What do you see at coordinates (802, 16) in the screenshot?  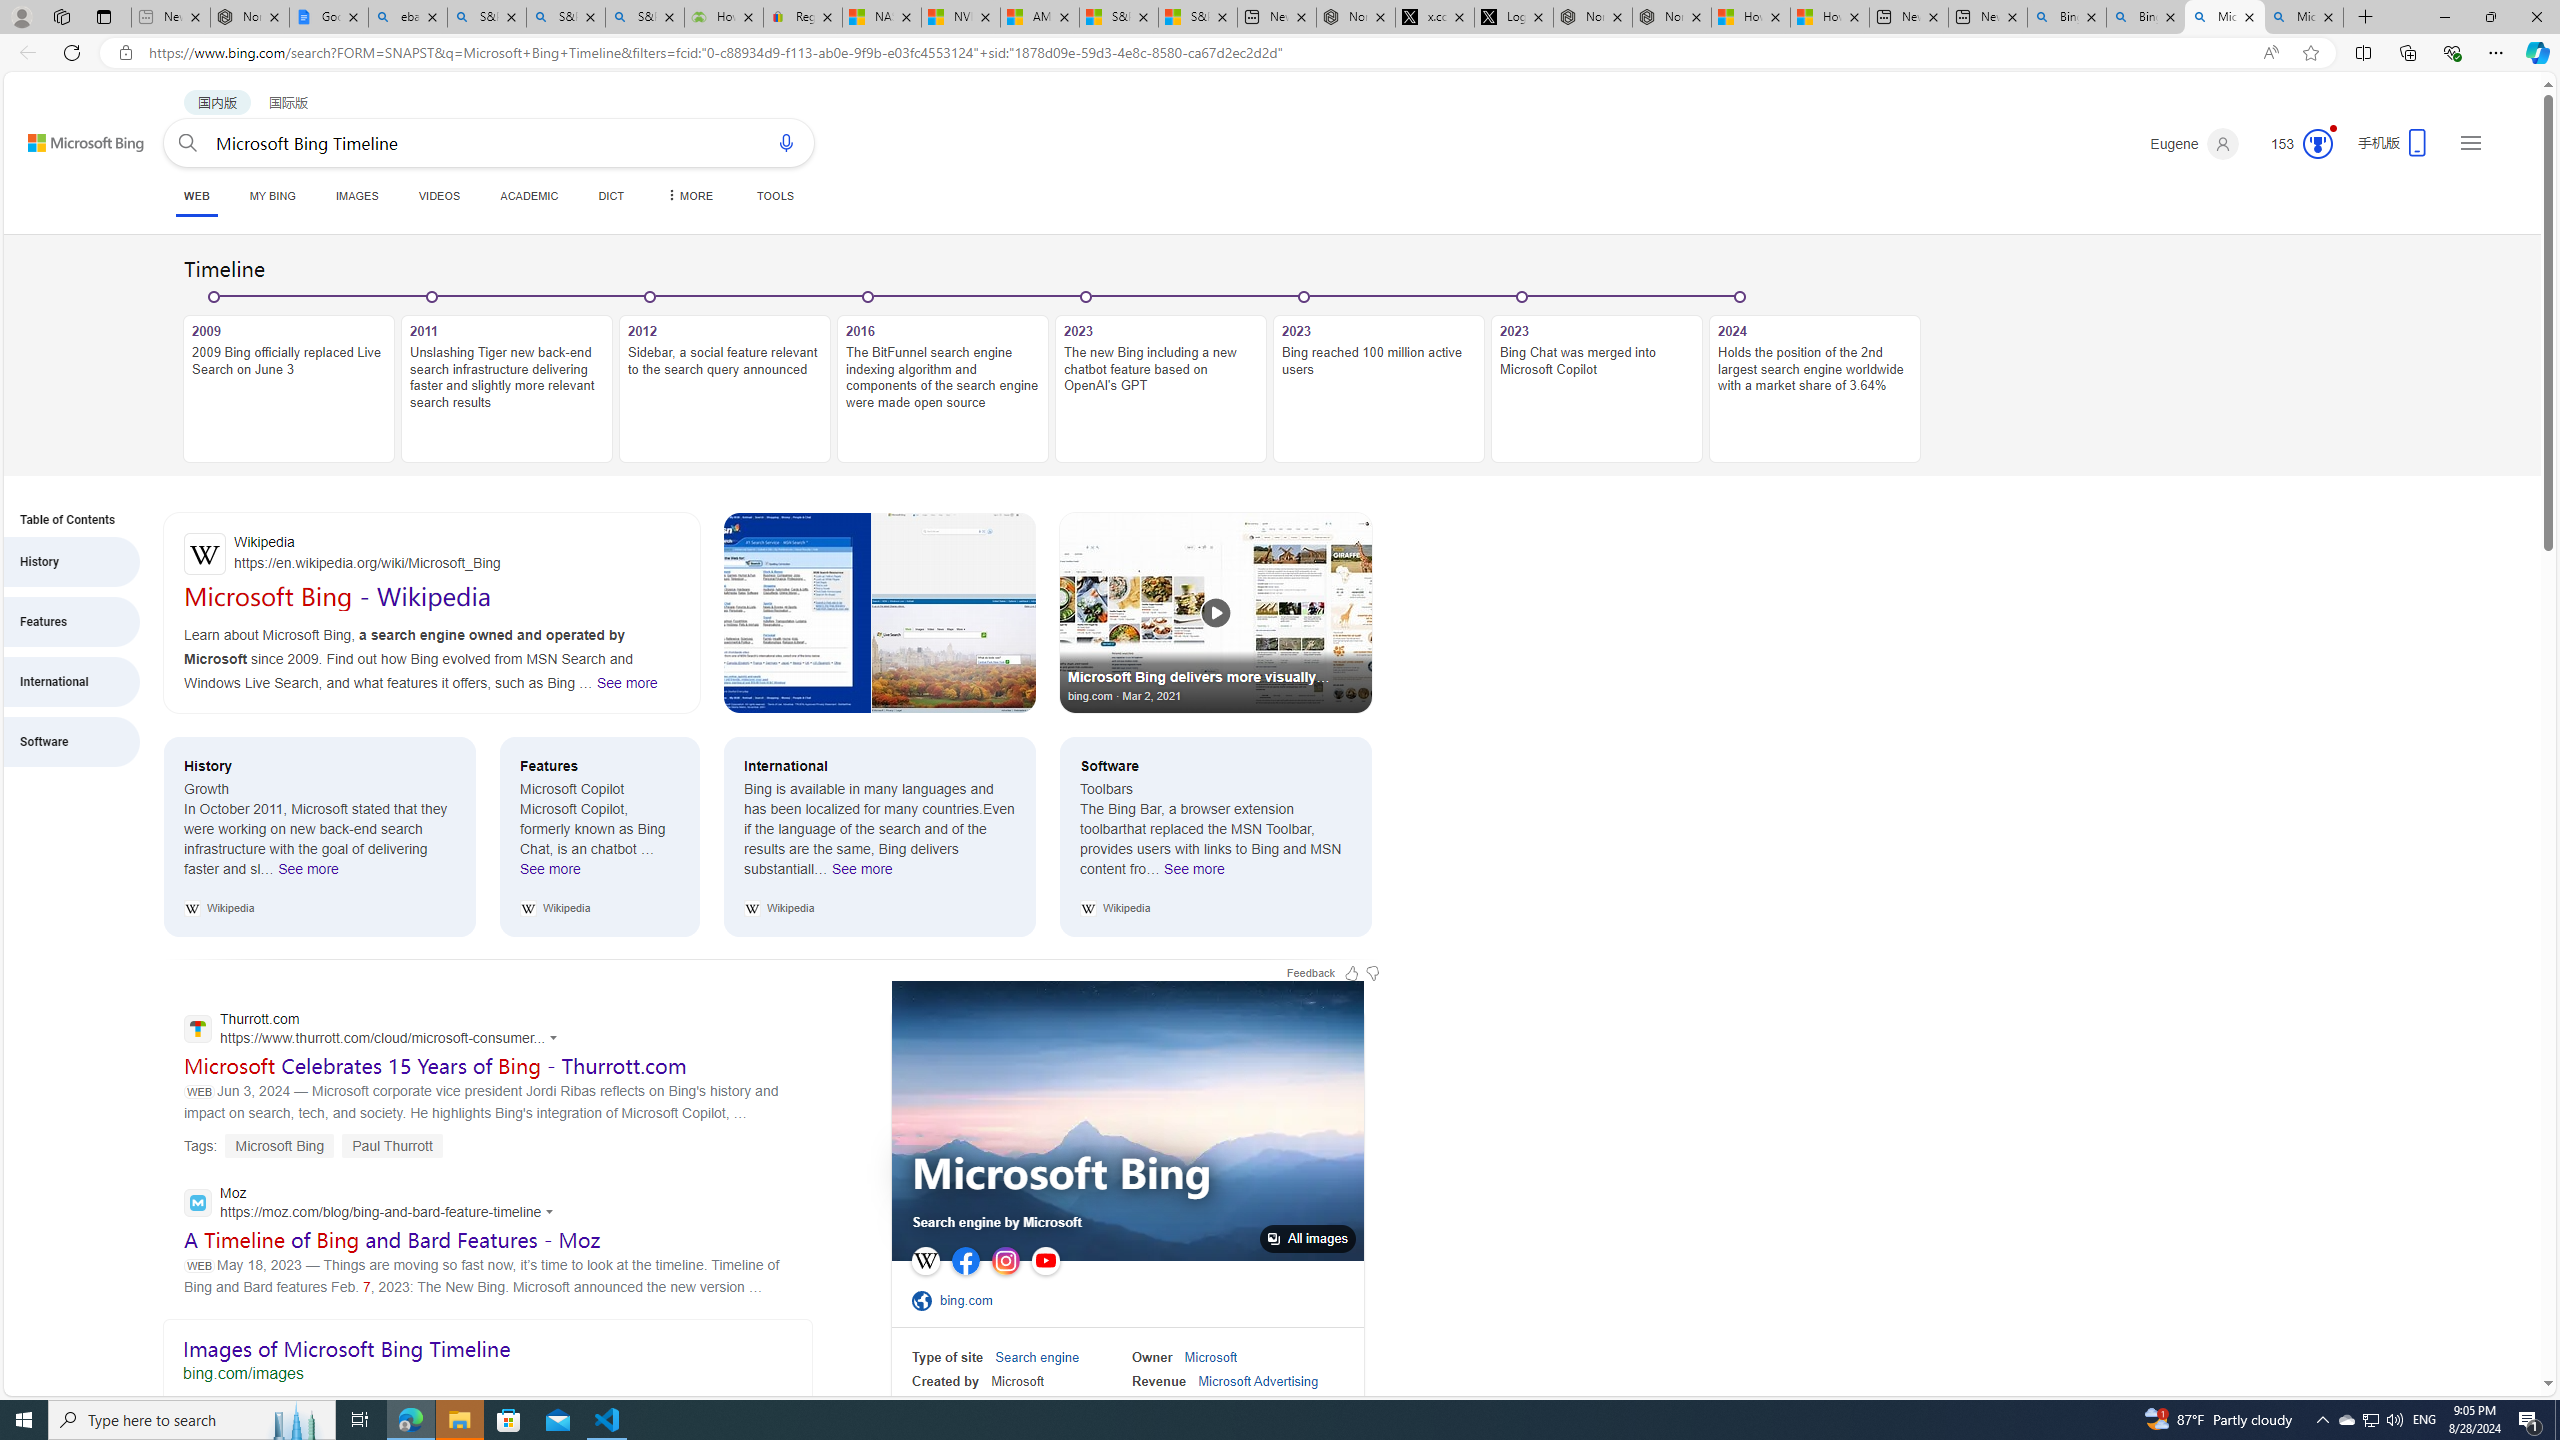 I see `'Register: Create a personal eBay account'` at bounding box center [802, 16].